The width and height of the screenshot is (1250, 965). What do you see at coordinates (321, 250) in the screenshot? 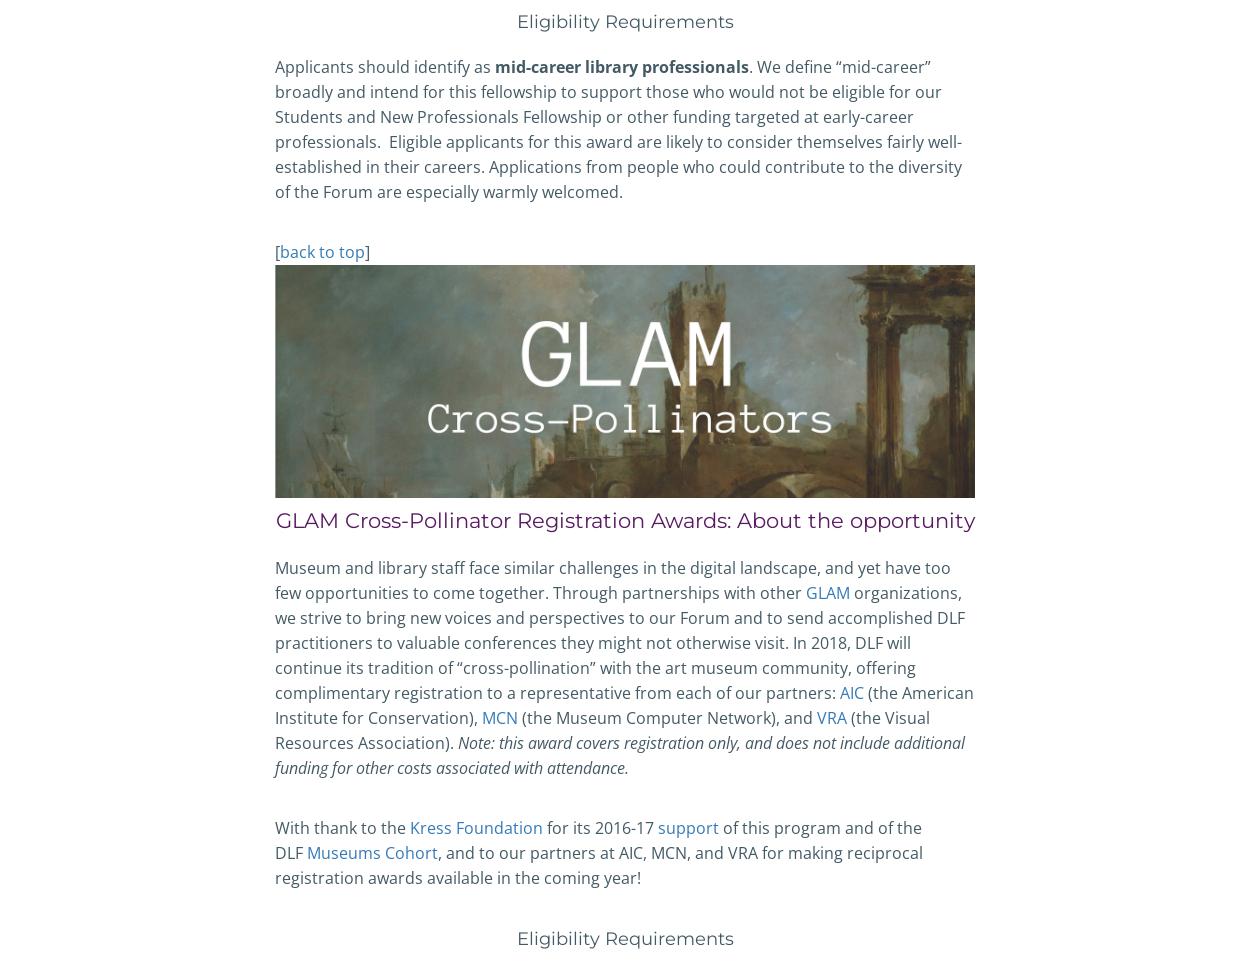
I see `'back to top'` at bounding box center [321, 250].